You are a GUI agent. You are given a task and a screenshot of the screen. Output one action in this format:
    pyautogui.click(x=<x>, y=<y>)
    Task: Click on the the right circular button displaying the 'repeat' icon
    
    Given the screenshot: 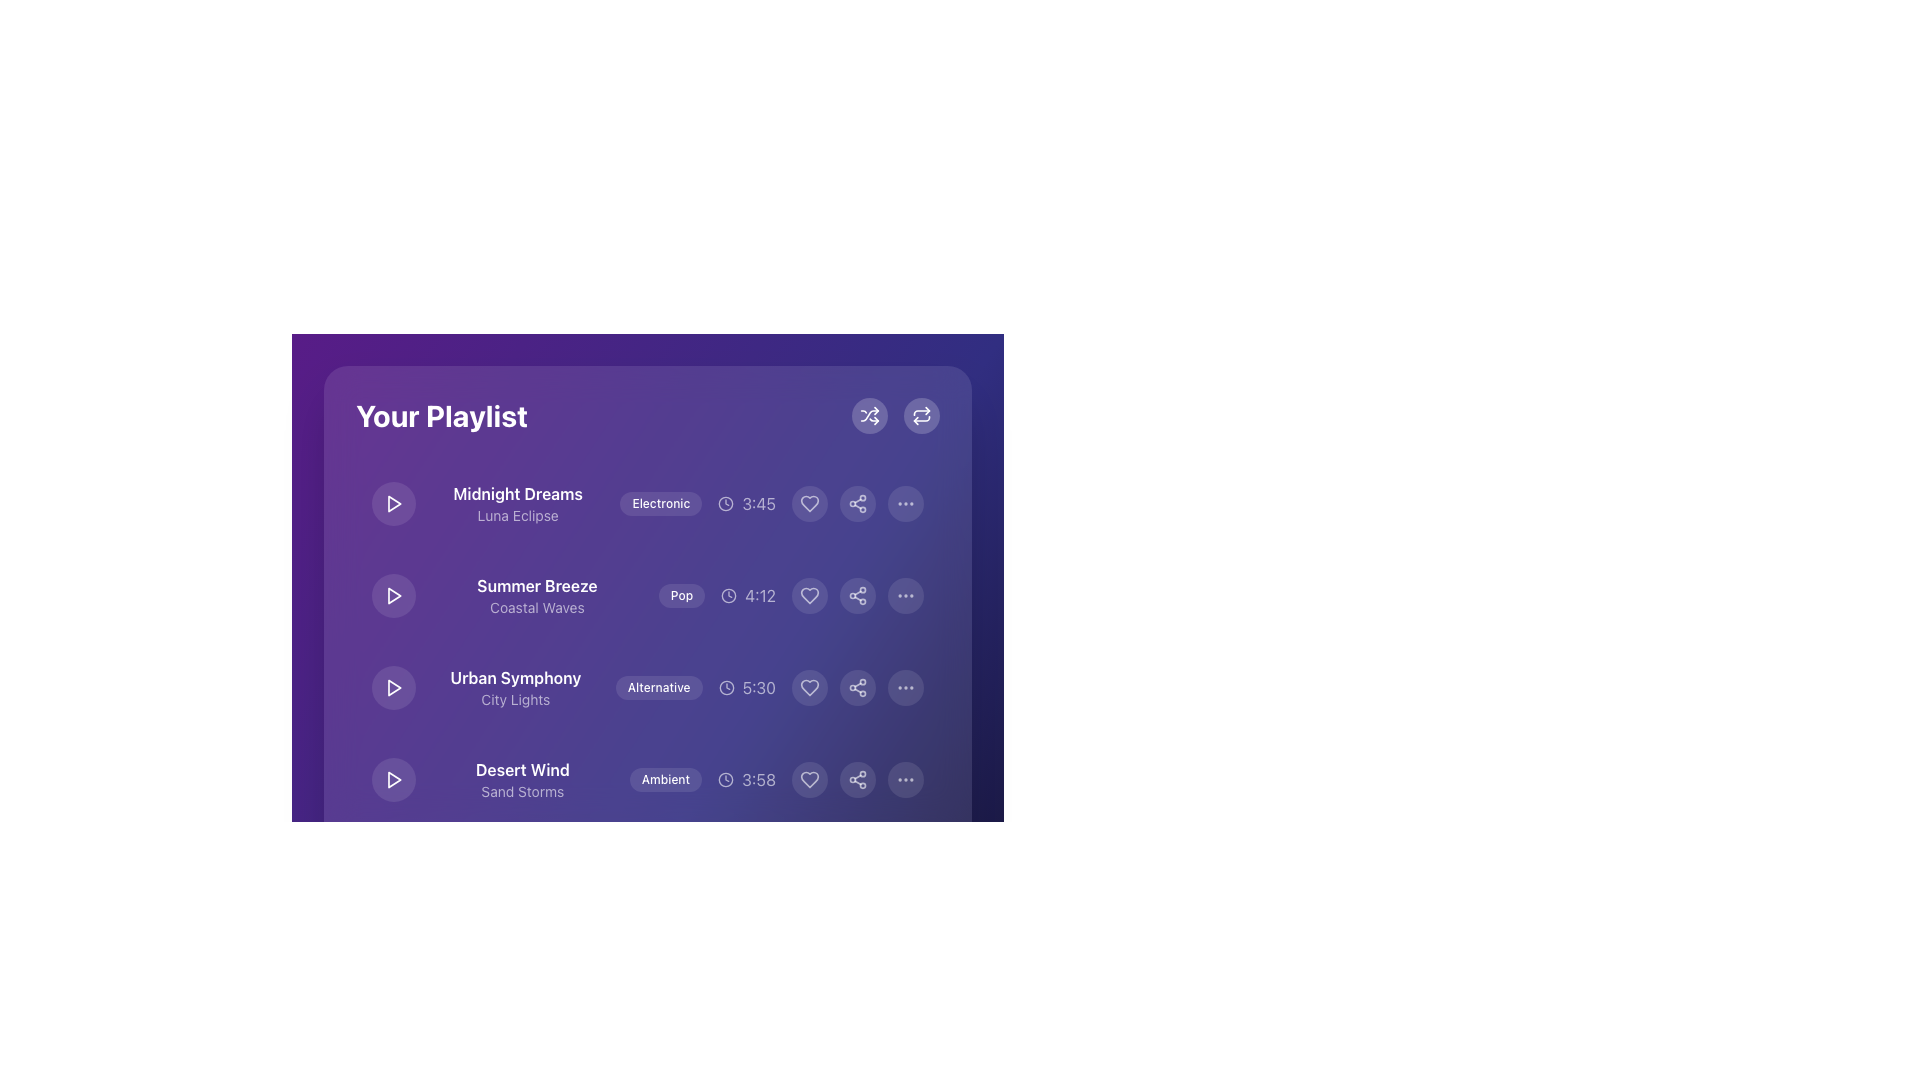 What is the action you would take?
    pyautogui.click(x=895, y=415)
    